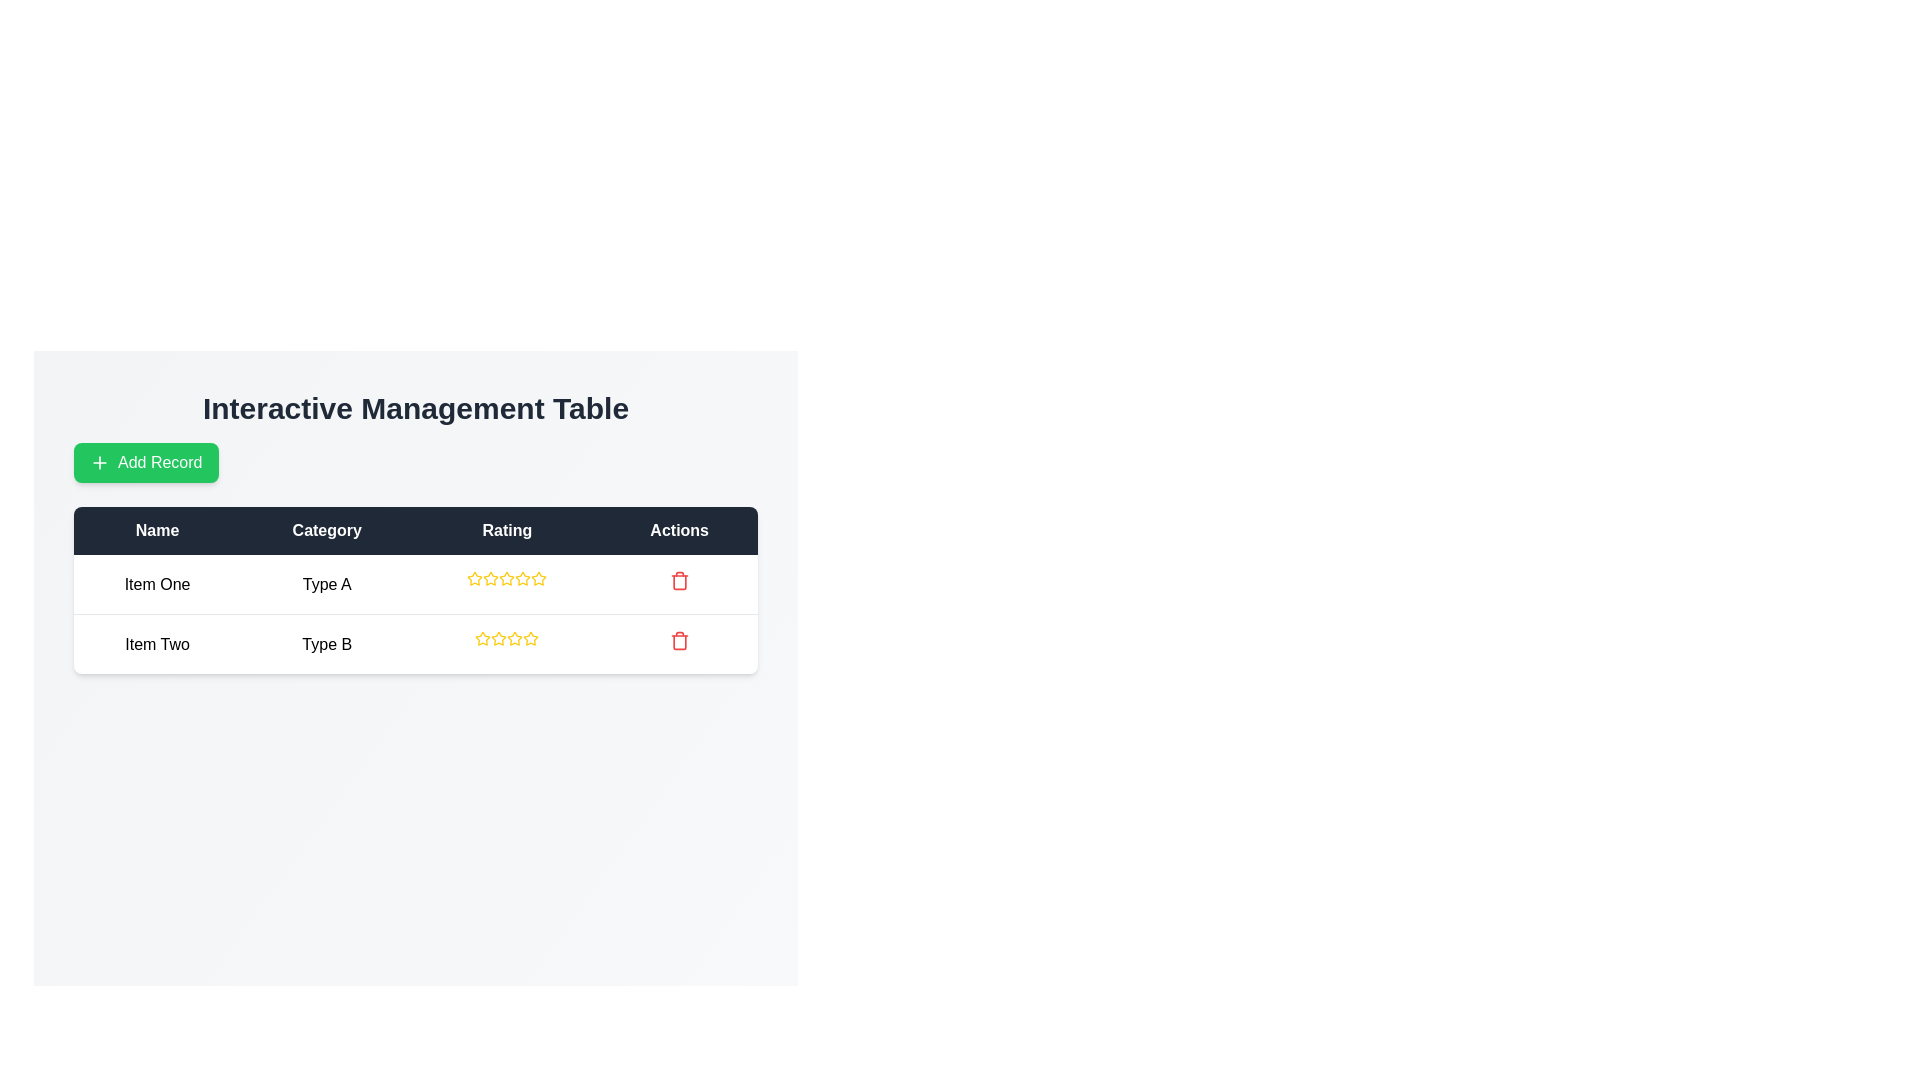 This screenshot has width=1920, height=1080. I want to click on the displayed state of the third star icon in the 5-star rating system for 'Item One' located in the 'Rating' column, so click(491, 578).